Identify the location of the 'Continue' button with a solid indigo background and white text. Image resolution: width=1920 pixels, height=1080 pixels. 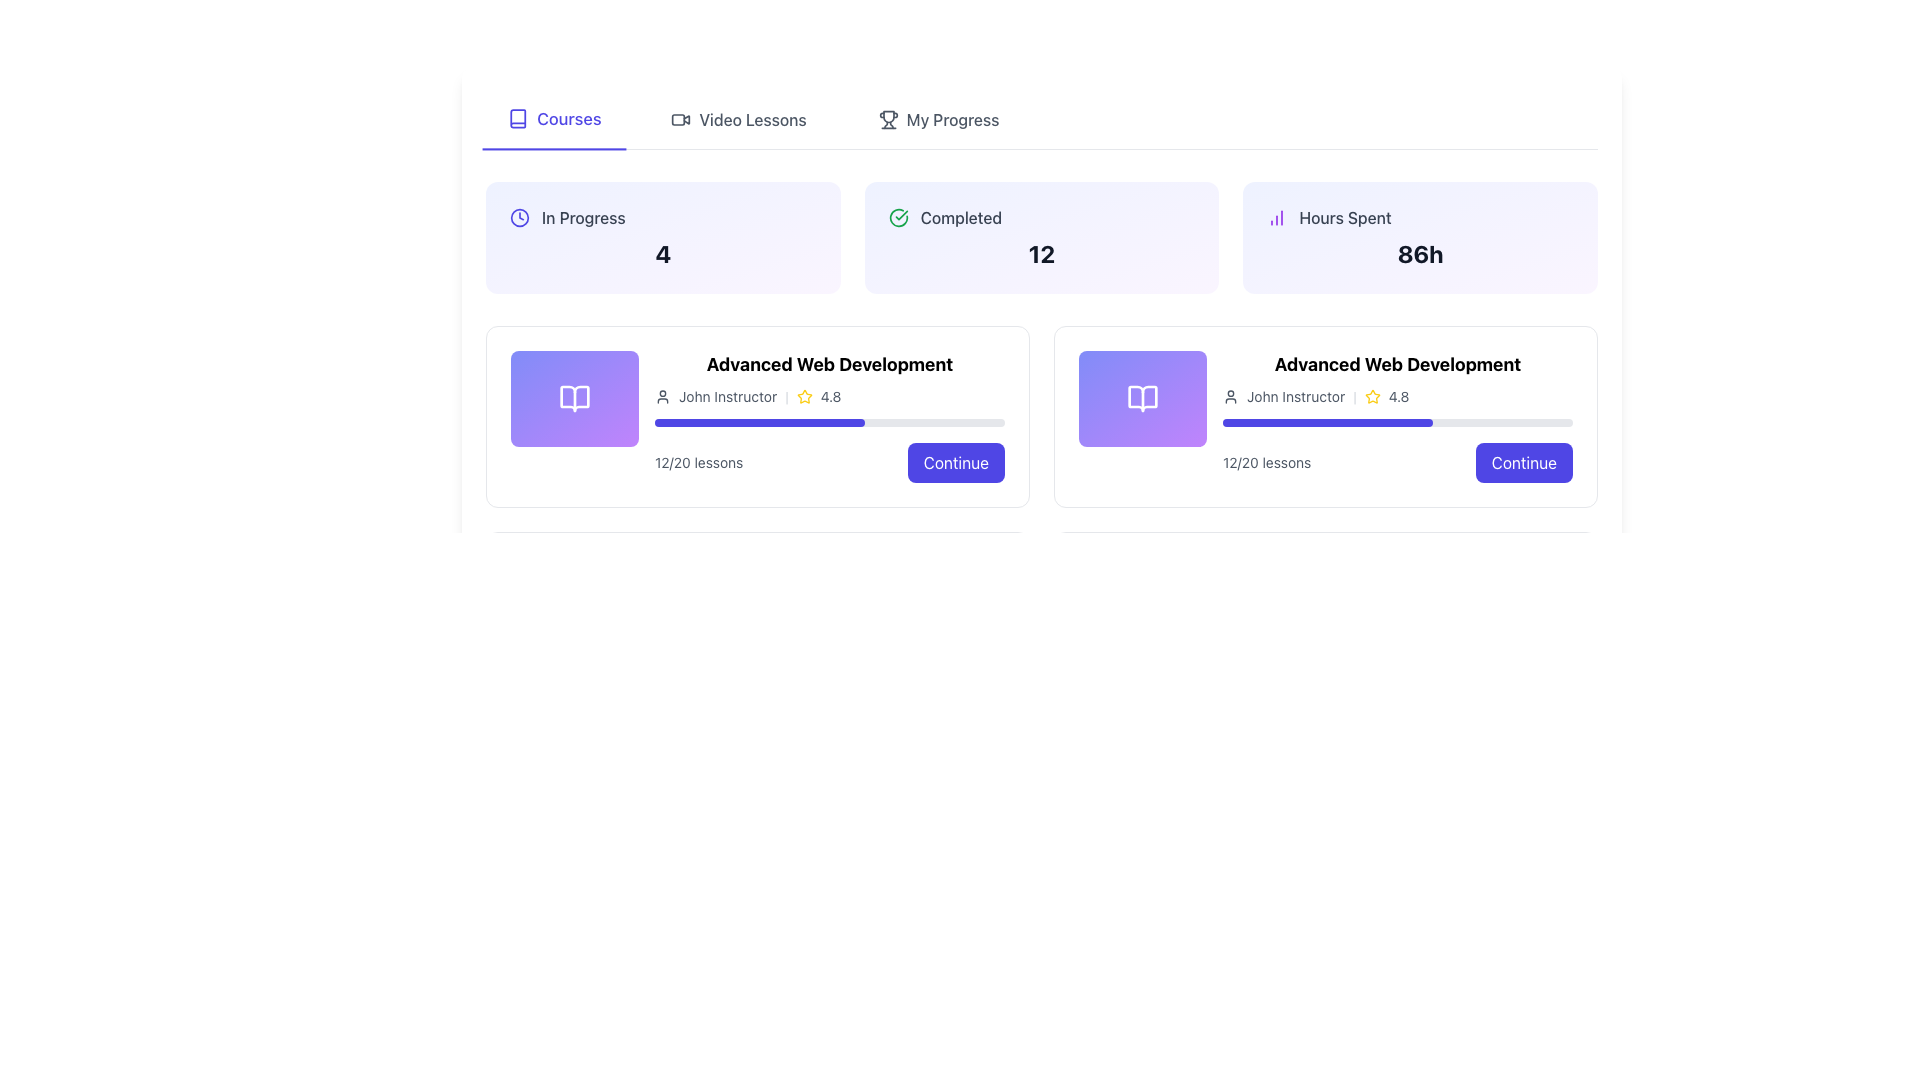
(1523, 462).